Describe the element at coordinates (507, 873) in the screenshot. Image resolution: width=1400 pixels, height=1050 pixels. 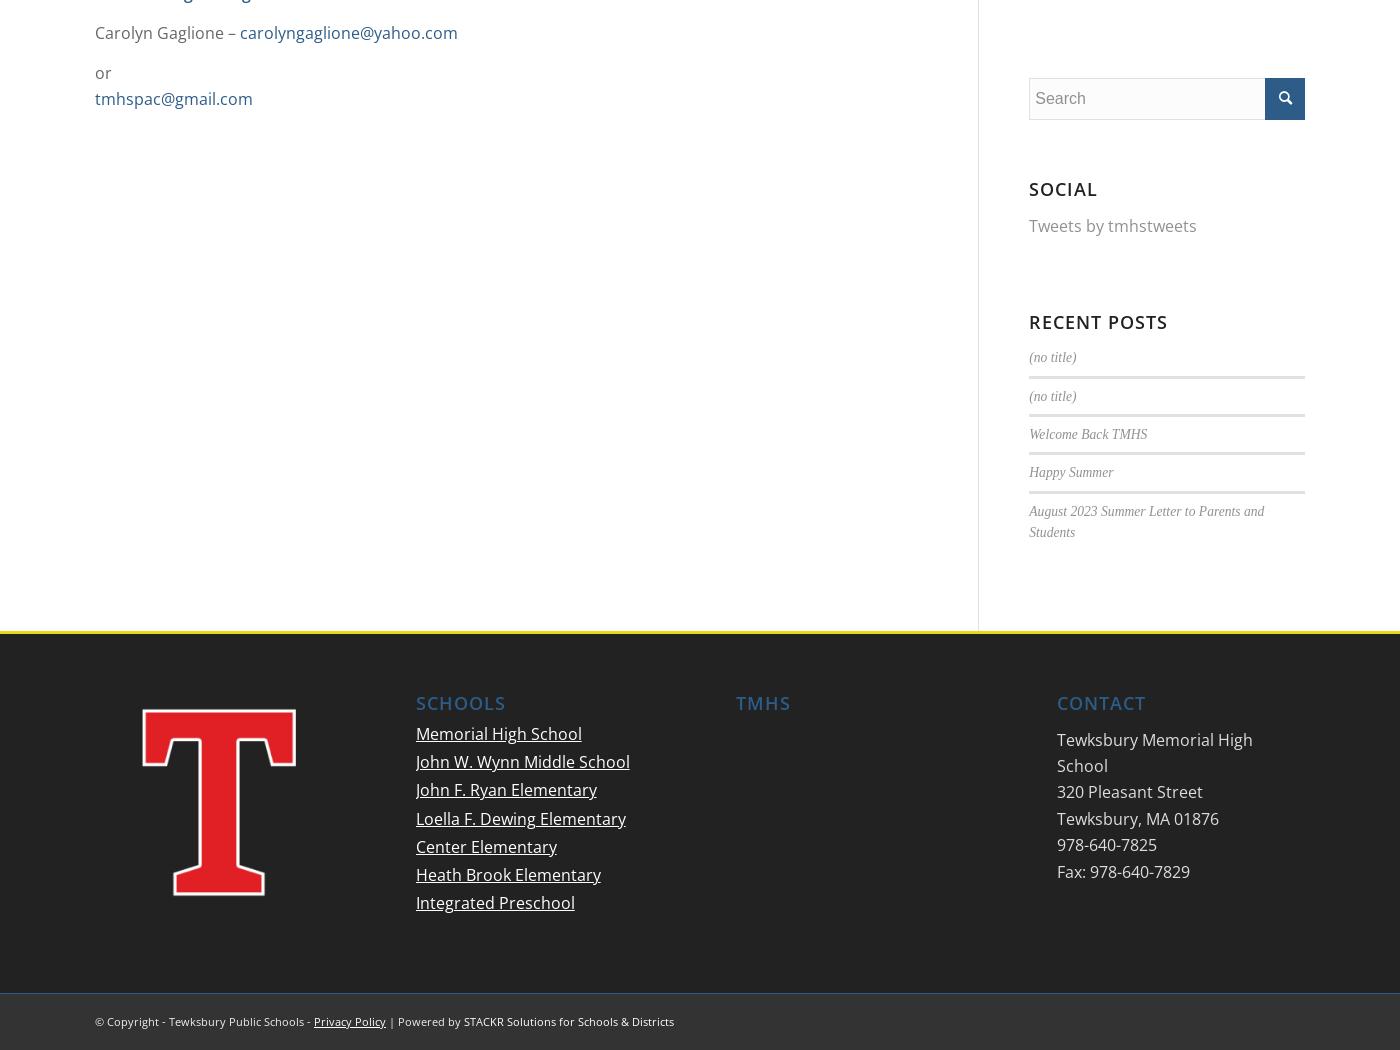
I see `'Heath Brook Elementary'` at that location.